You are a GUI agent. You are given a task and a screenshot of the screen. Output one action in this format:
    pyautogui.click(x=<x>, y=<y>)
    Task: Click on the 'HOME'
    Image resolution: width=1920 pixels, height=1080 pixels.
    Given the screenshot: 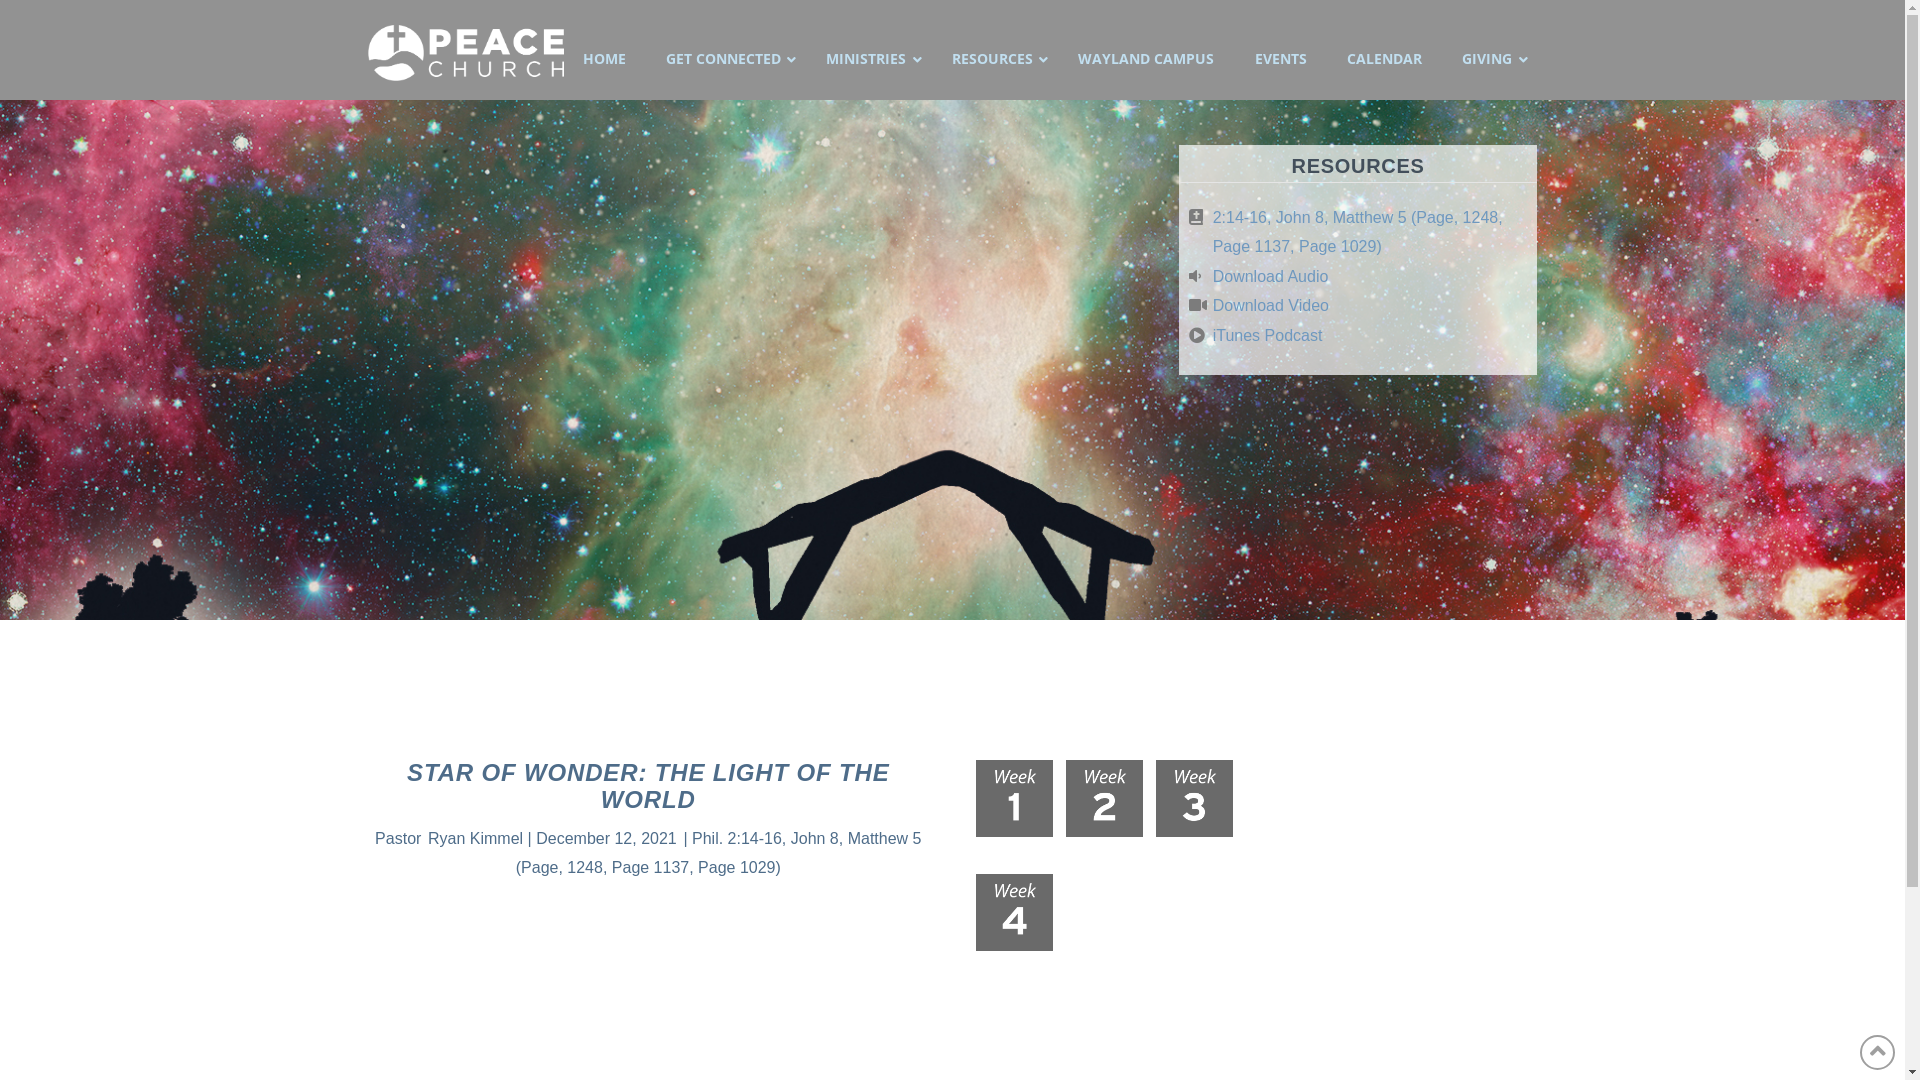 What is the action you would take?
    pyautogui.click(x=602, y=57)
    